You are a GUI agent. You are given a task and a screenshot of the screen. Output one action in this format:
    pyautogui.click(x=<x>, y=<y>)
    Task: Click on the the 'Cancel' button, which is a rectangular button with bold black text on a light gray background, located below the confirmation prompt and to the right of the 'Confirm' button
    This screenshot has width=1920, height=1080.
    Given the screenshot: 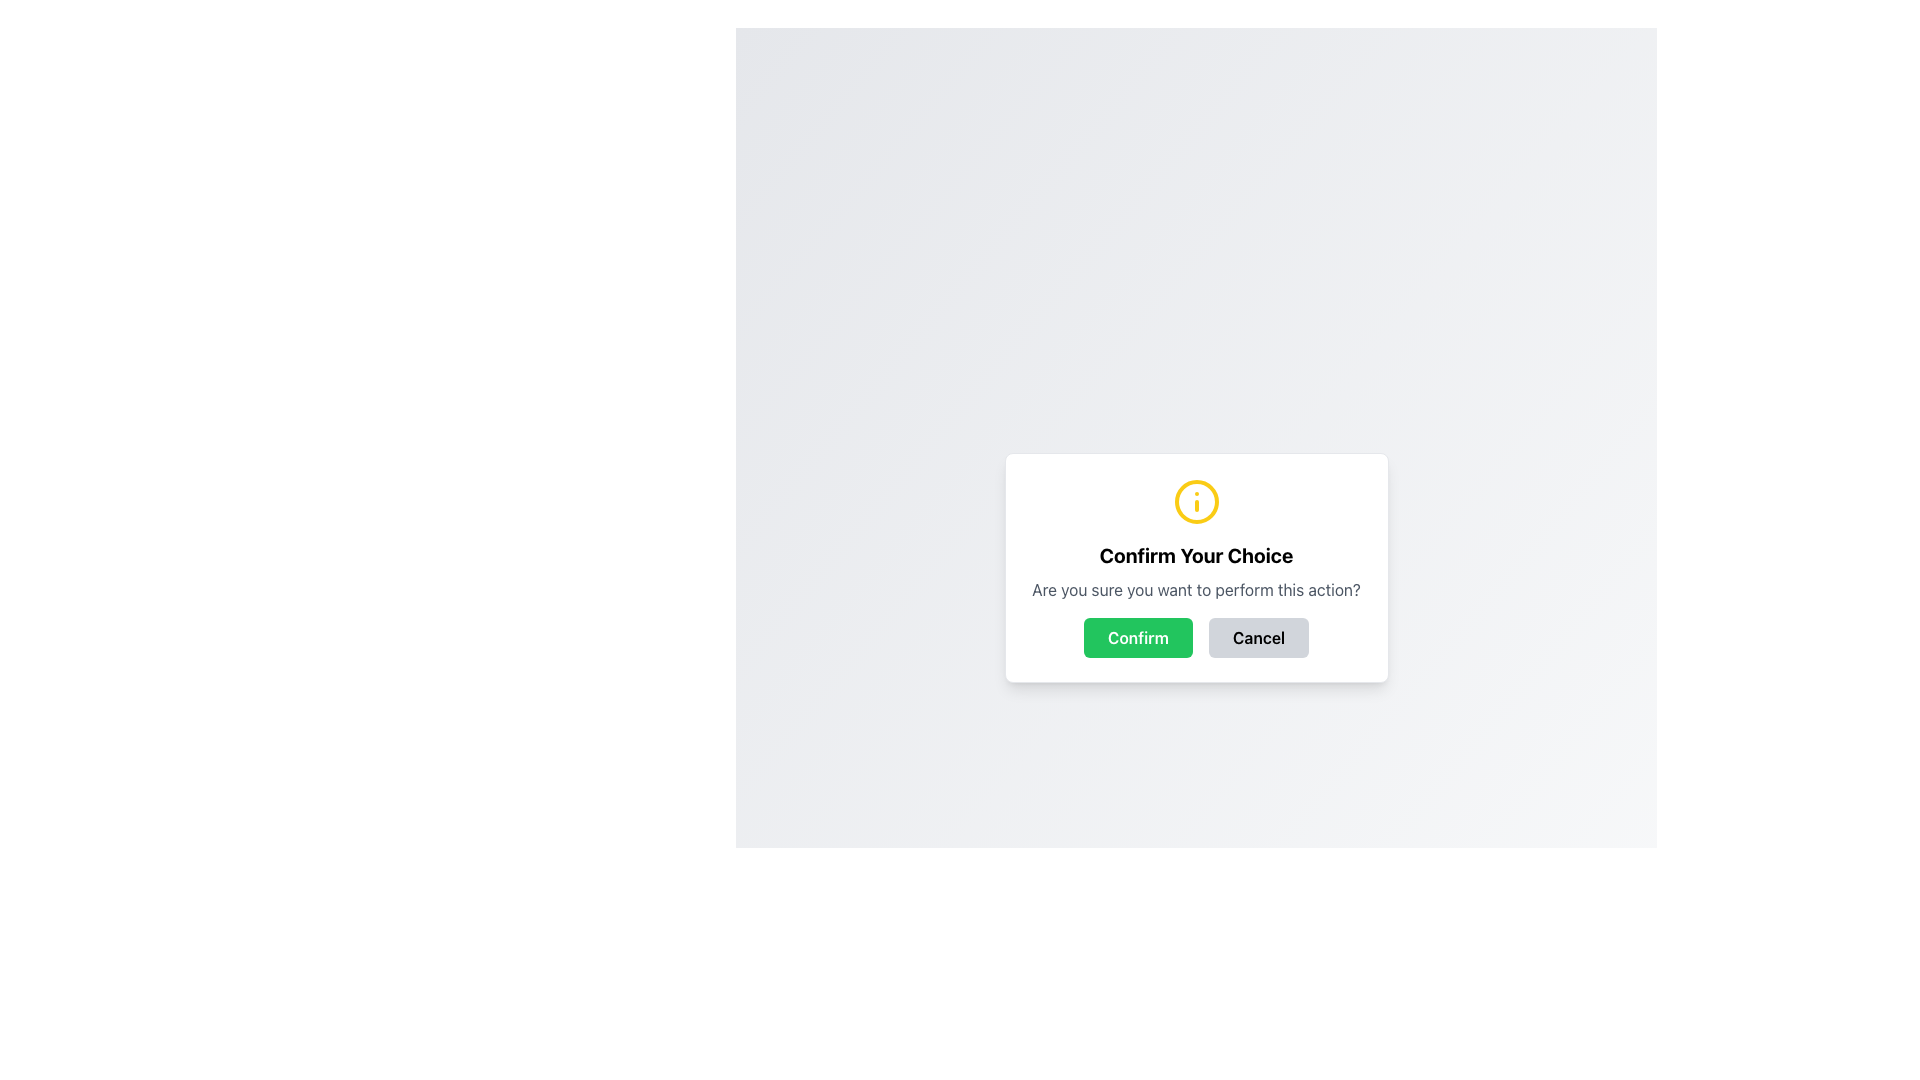 What is the action you would take?
    pyautogui.click(x=1258, y=637)
    